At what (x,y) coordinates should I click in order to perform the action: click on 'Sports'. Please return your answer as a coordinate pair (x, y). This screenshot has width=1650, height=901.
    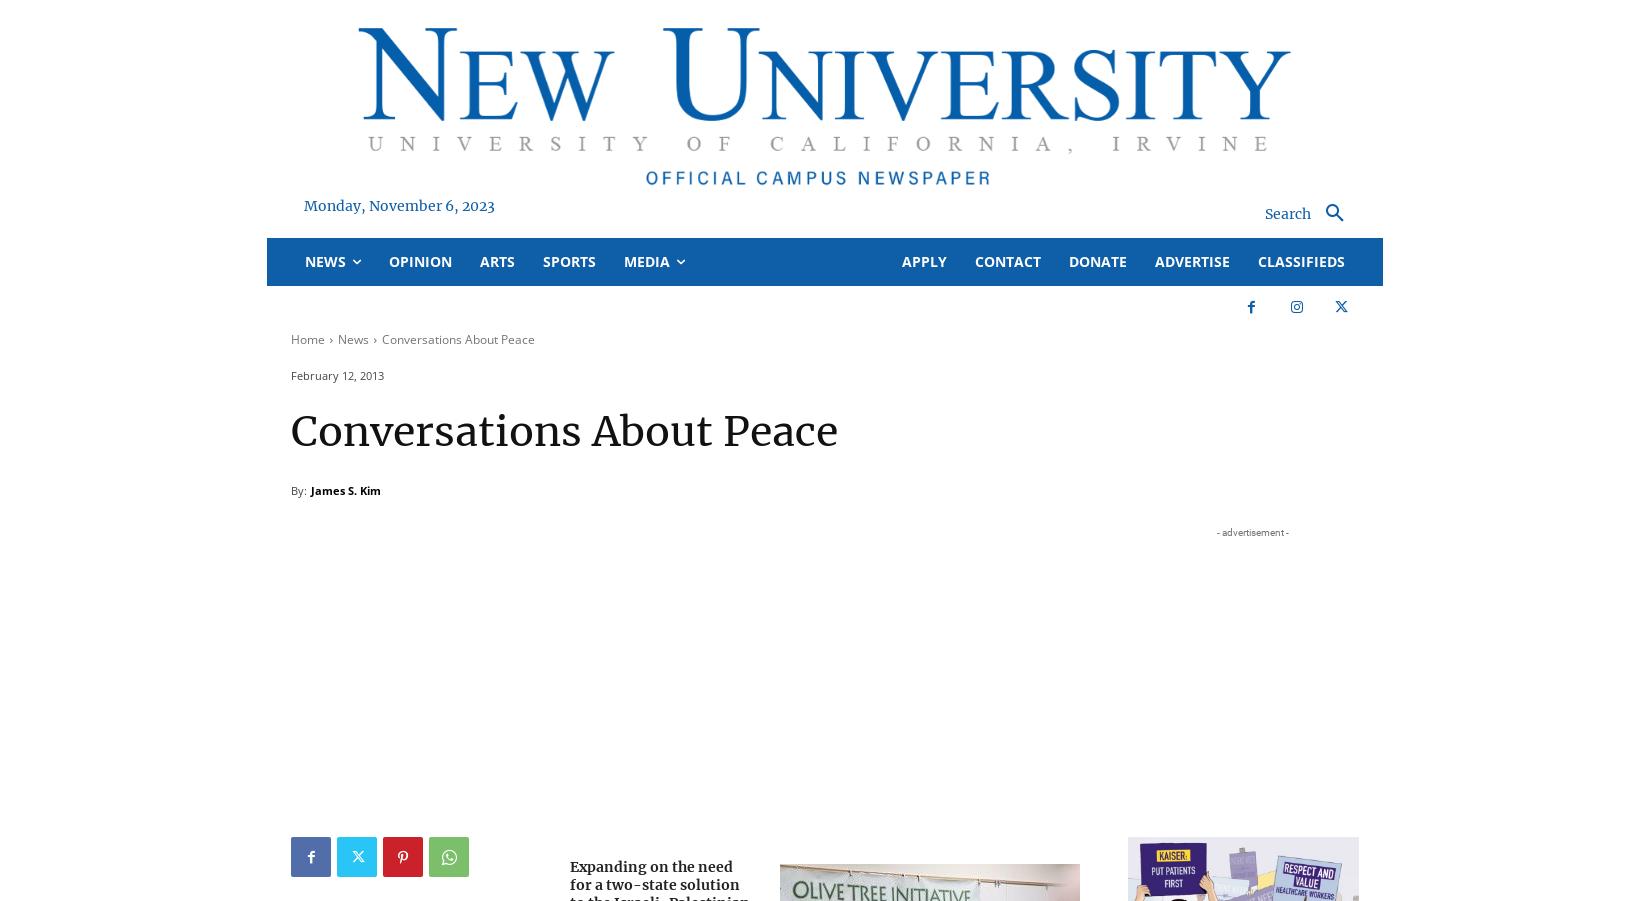
    Looking at the image, I should click on (568, 260).